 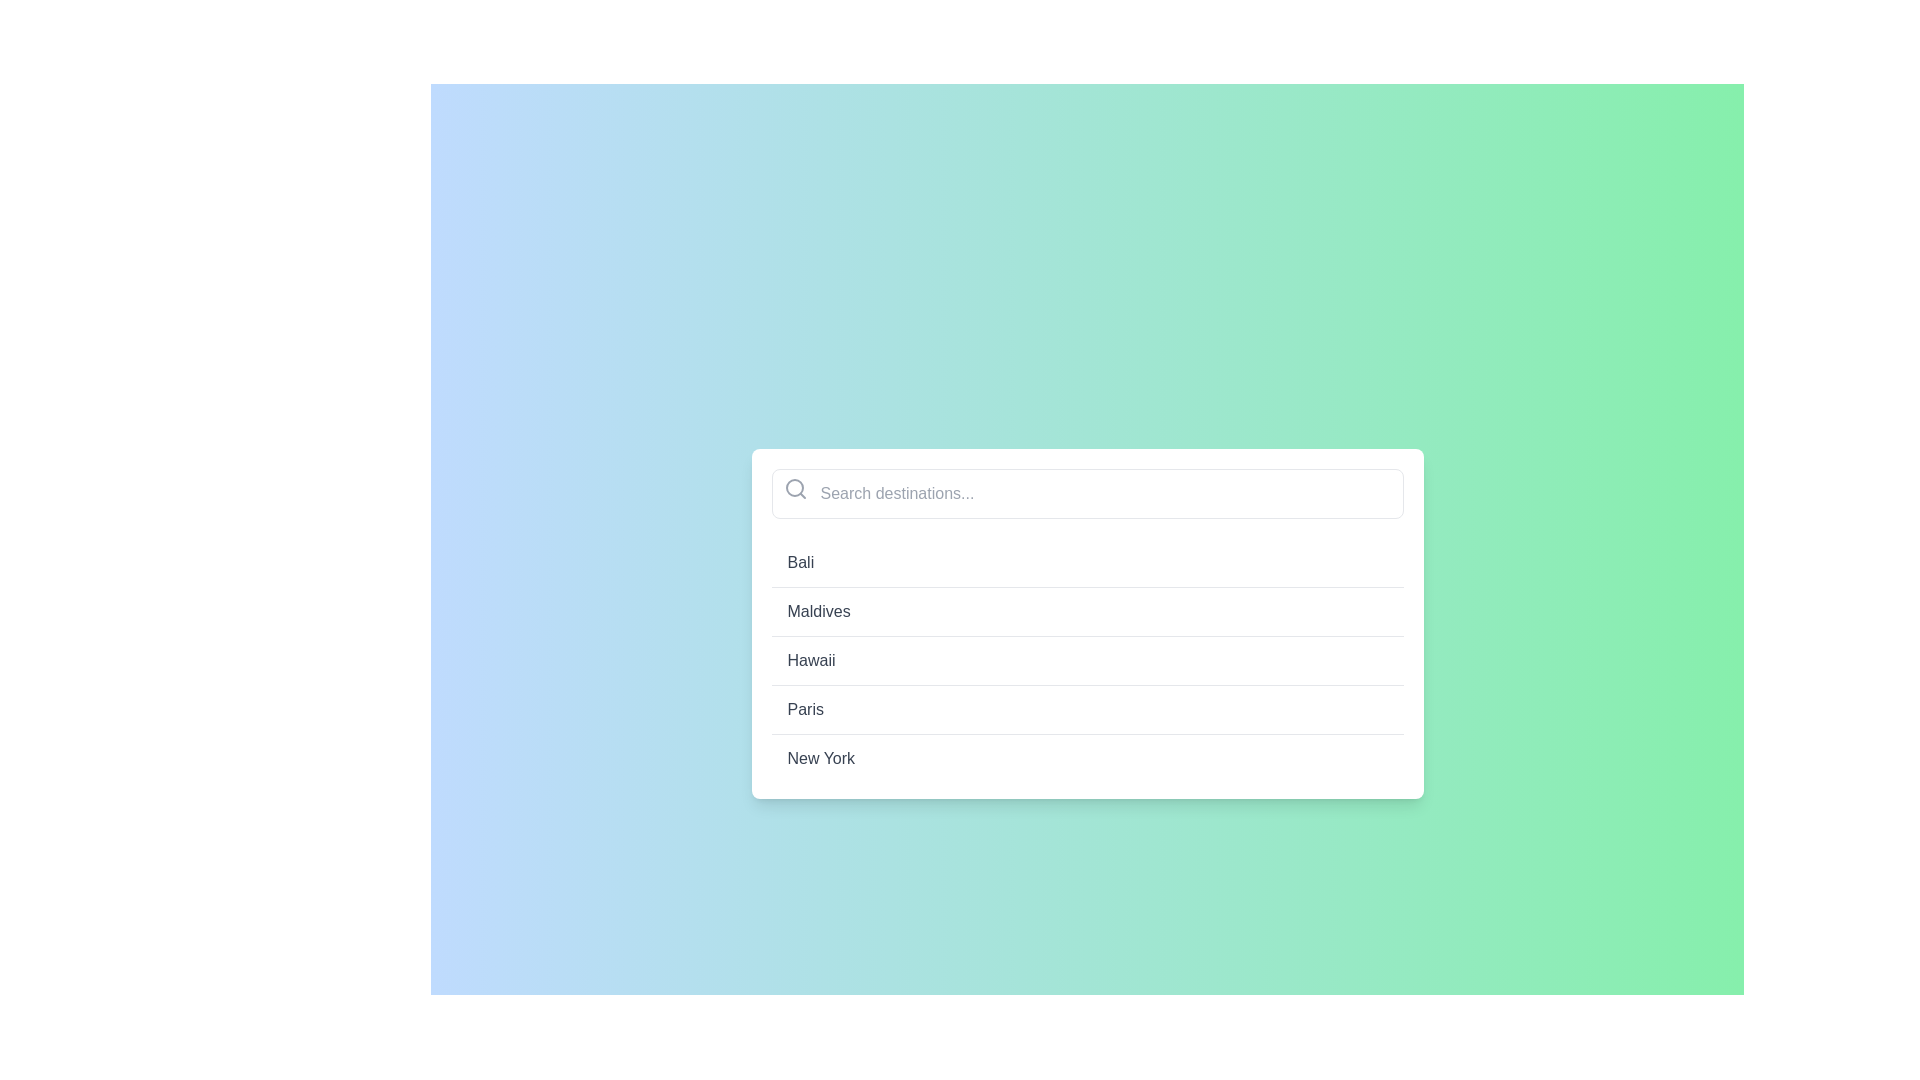 What do you see at coordinates (1086, 563) in the screenshot?
I see `the first list item element representing 'Bali' in the selectable destinations list` at bounding box center [1086, 563].